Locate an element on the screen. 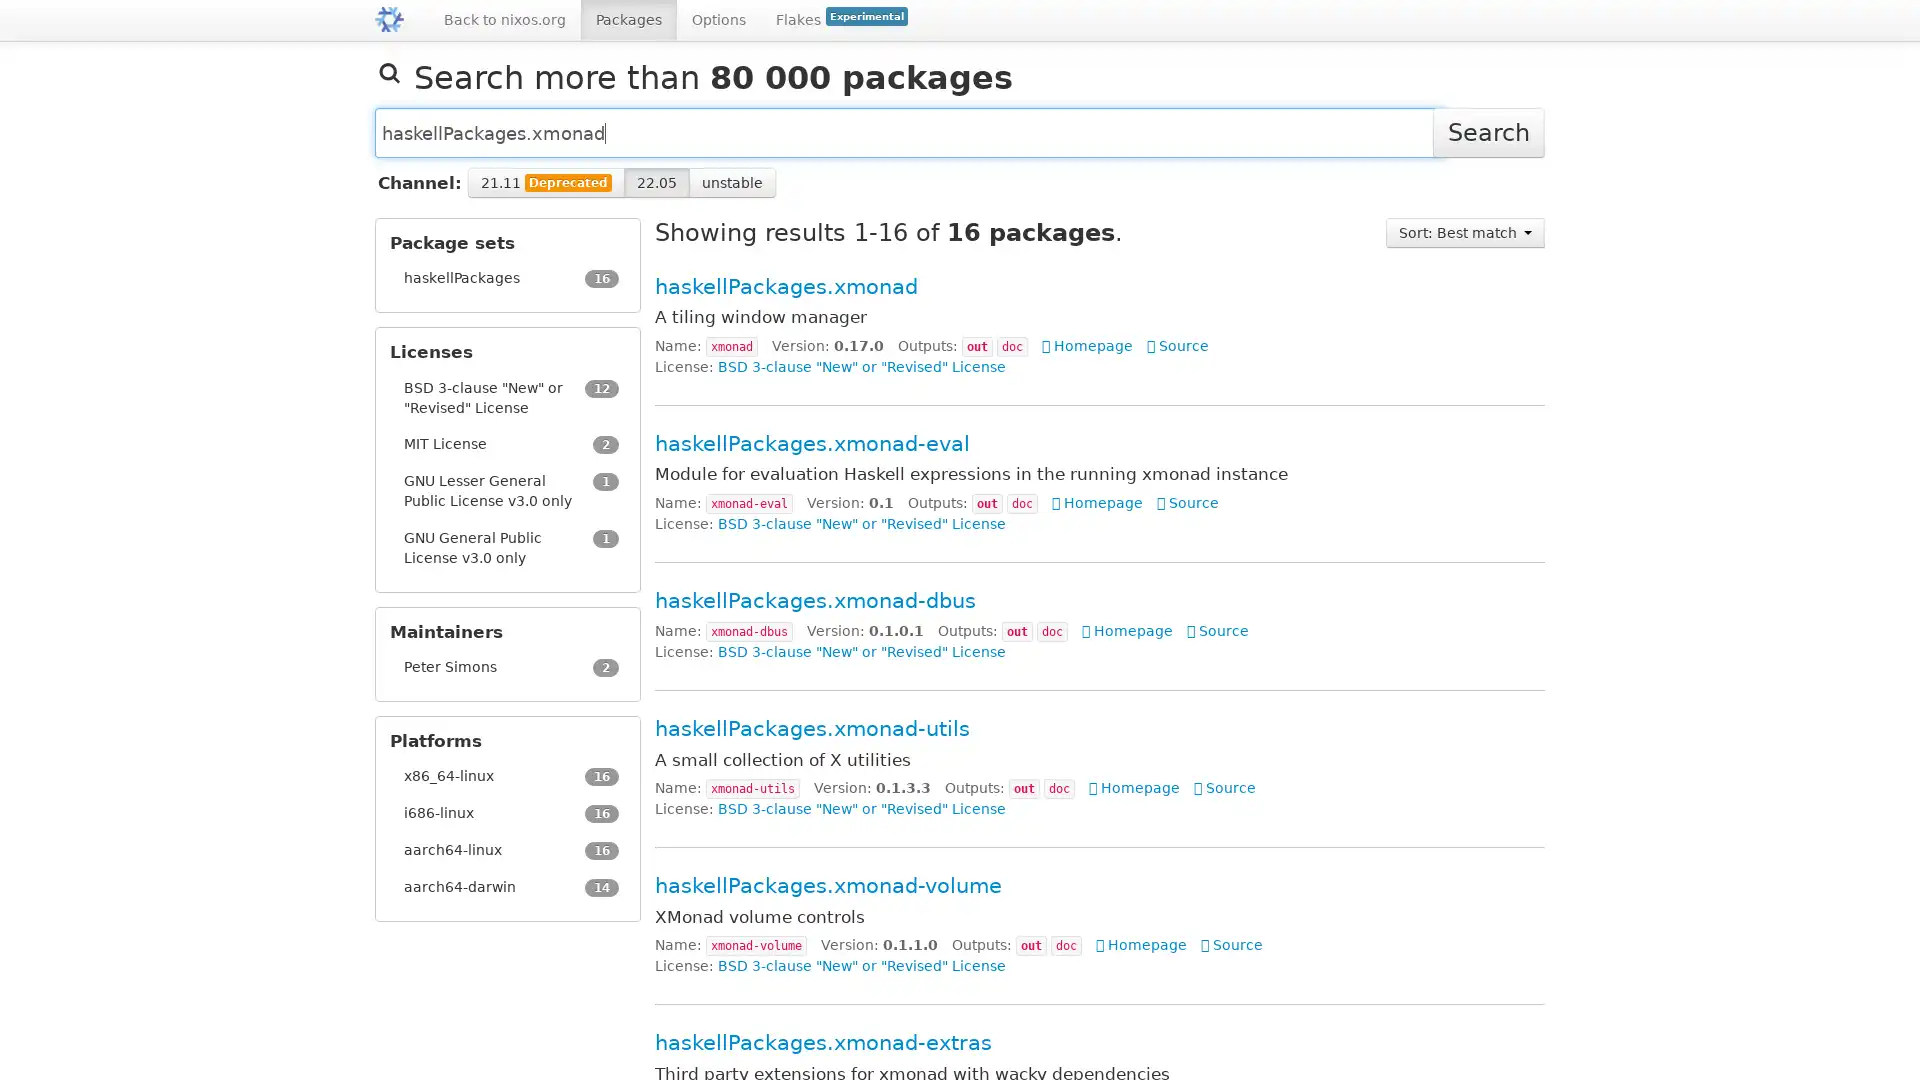 The height and width of the screenshot is (1080, 1920). Search is located at coordinates (1488, 132).